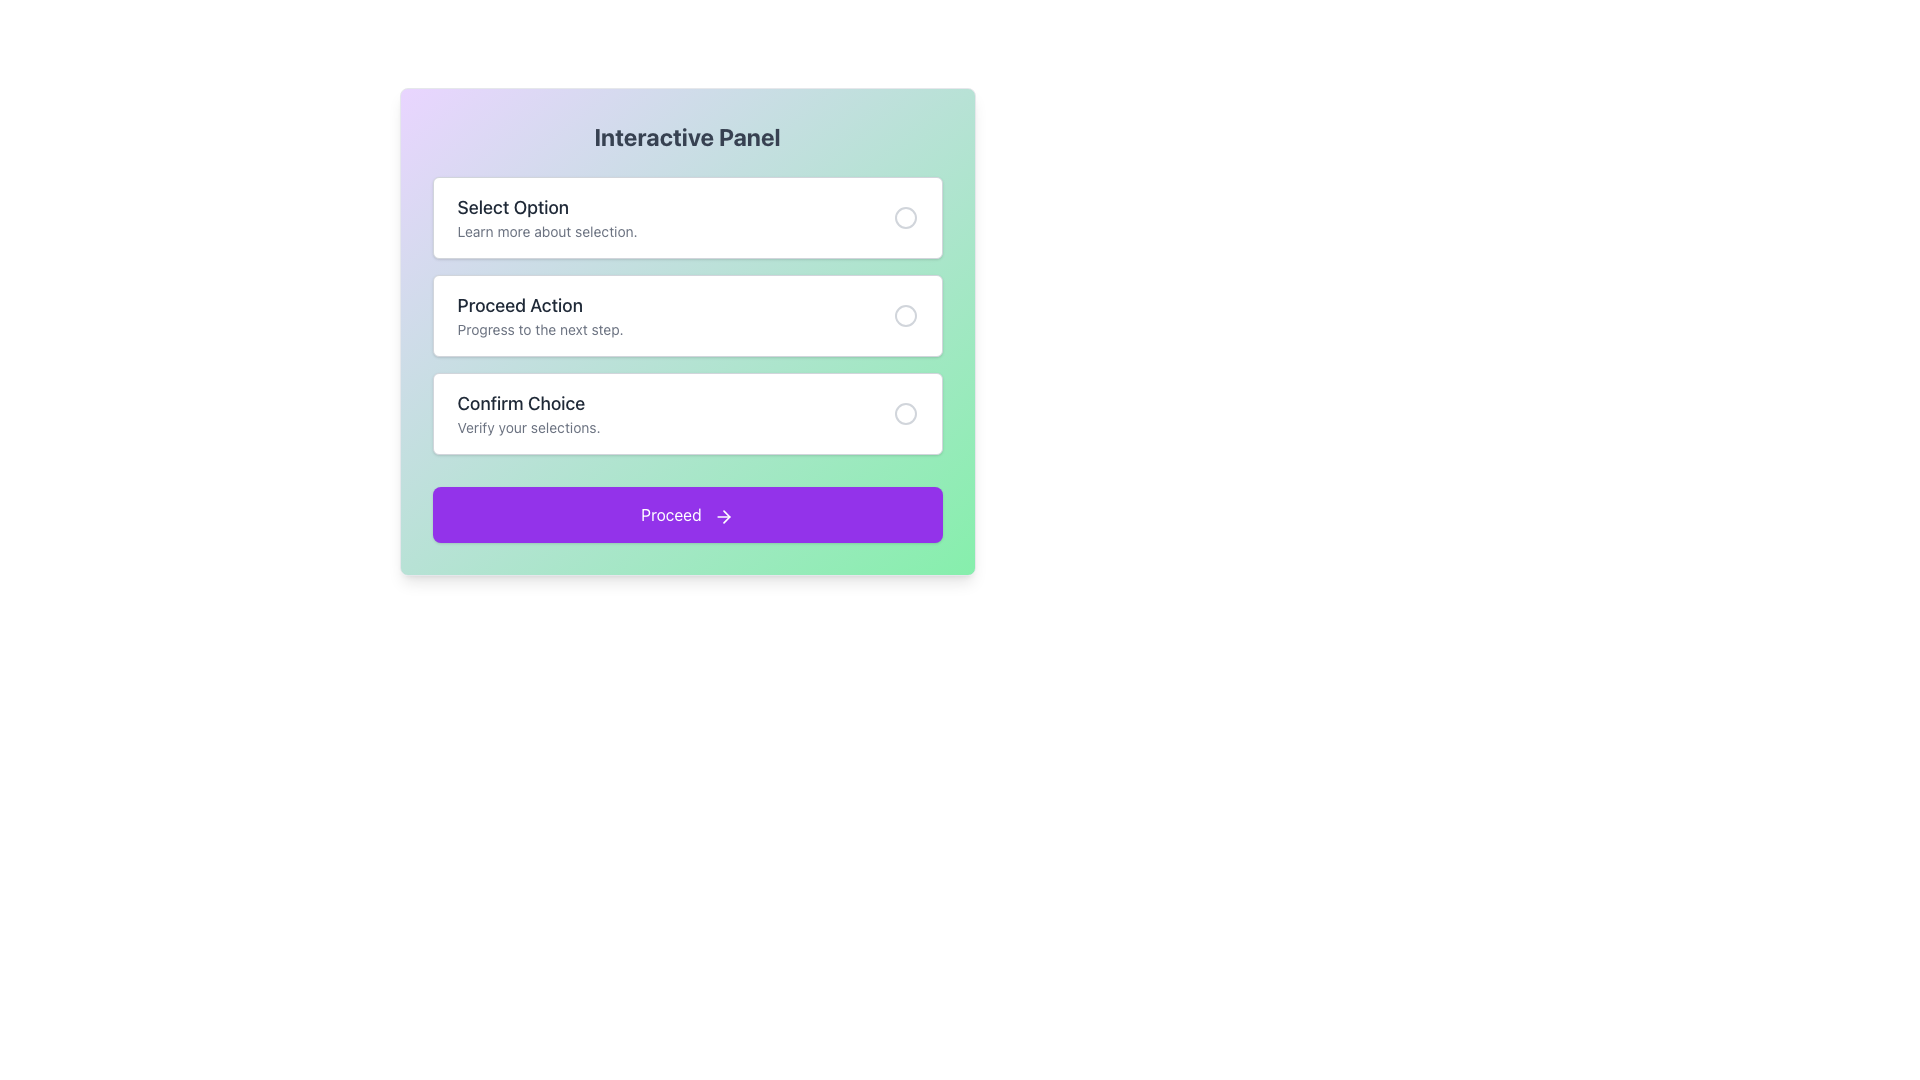 This screenshot has width=1920, height=1080. Describe the element at coordinates (547, 218) in the screenshot. I see `the topmost selectable option in the list under the 'Interactive Panel' heading` at that location.